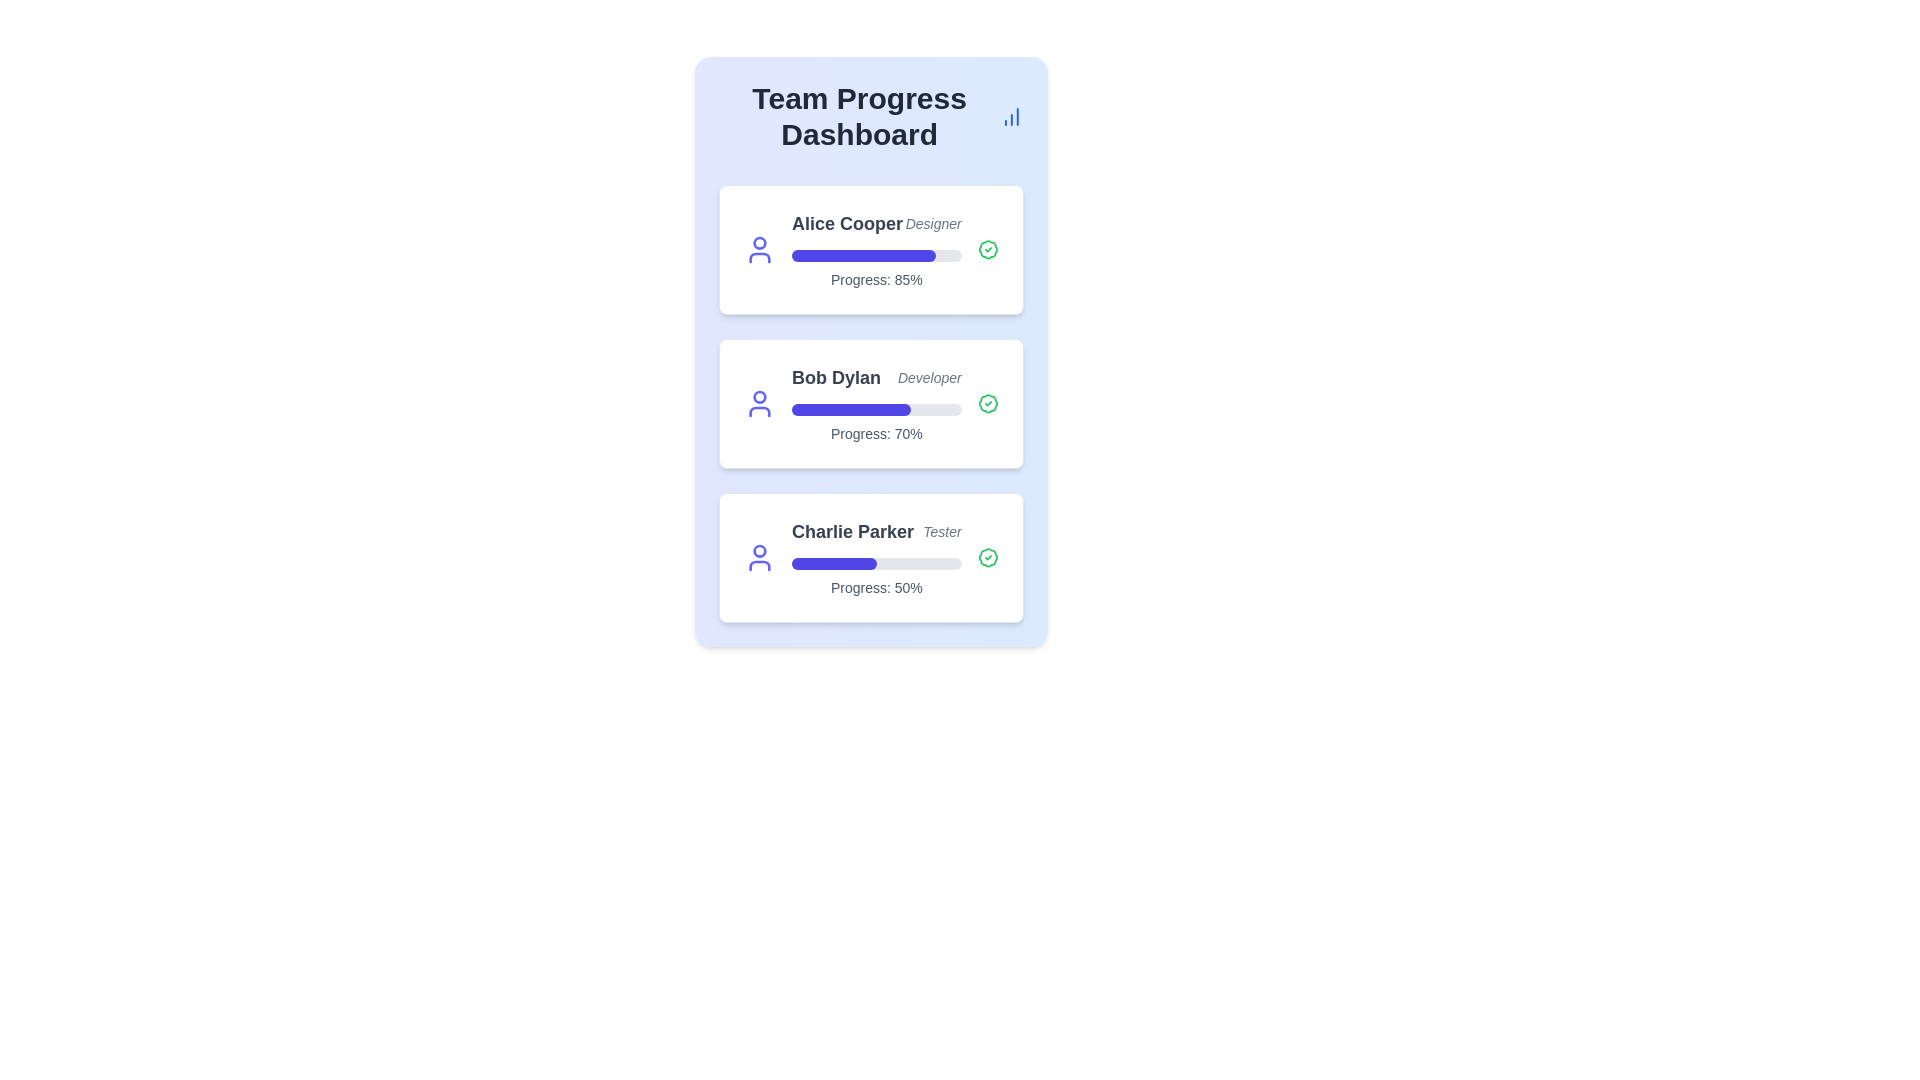 The image size is (1920, 1080). I want to click on the silhouette icon of a person, which is indigo colored and located above the progress bar in the 'Bob Dylan' card, so click(758, 404).